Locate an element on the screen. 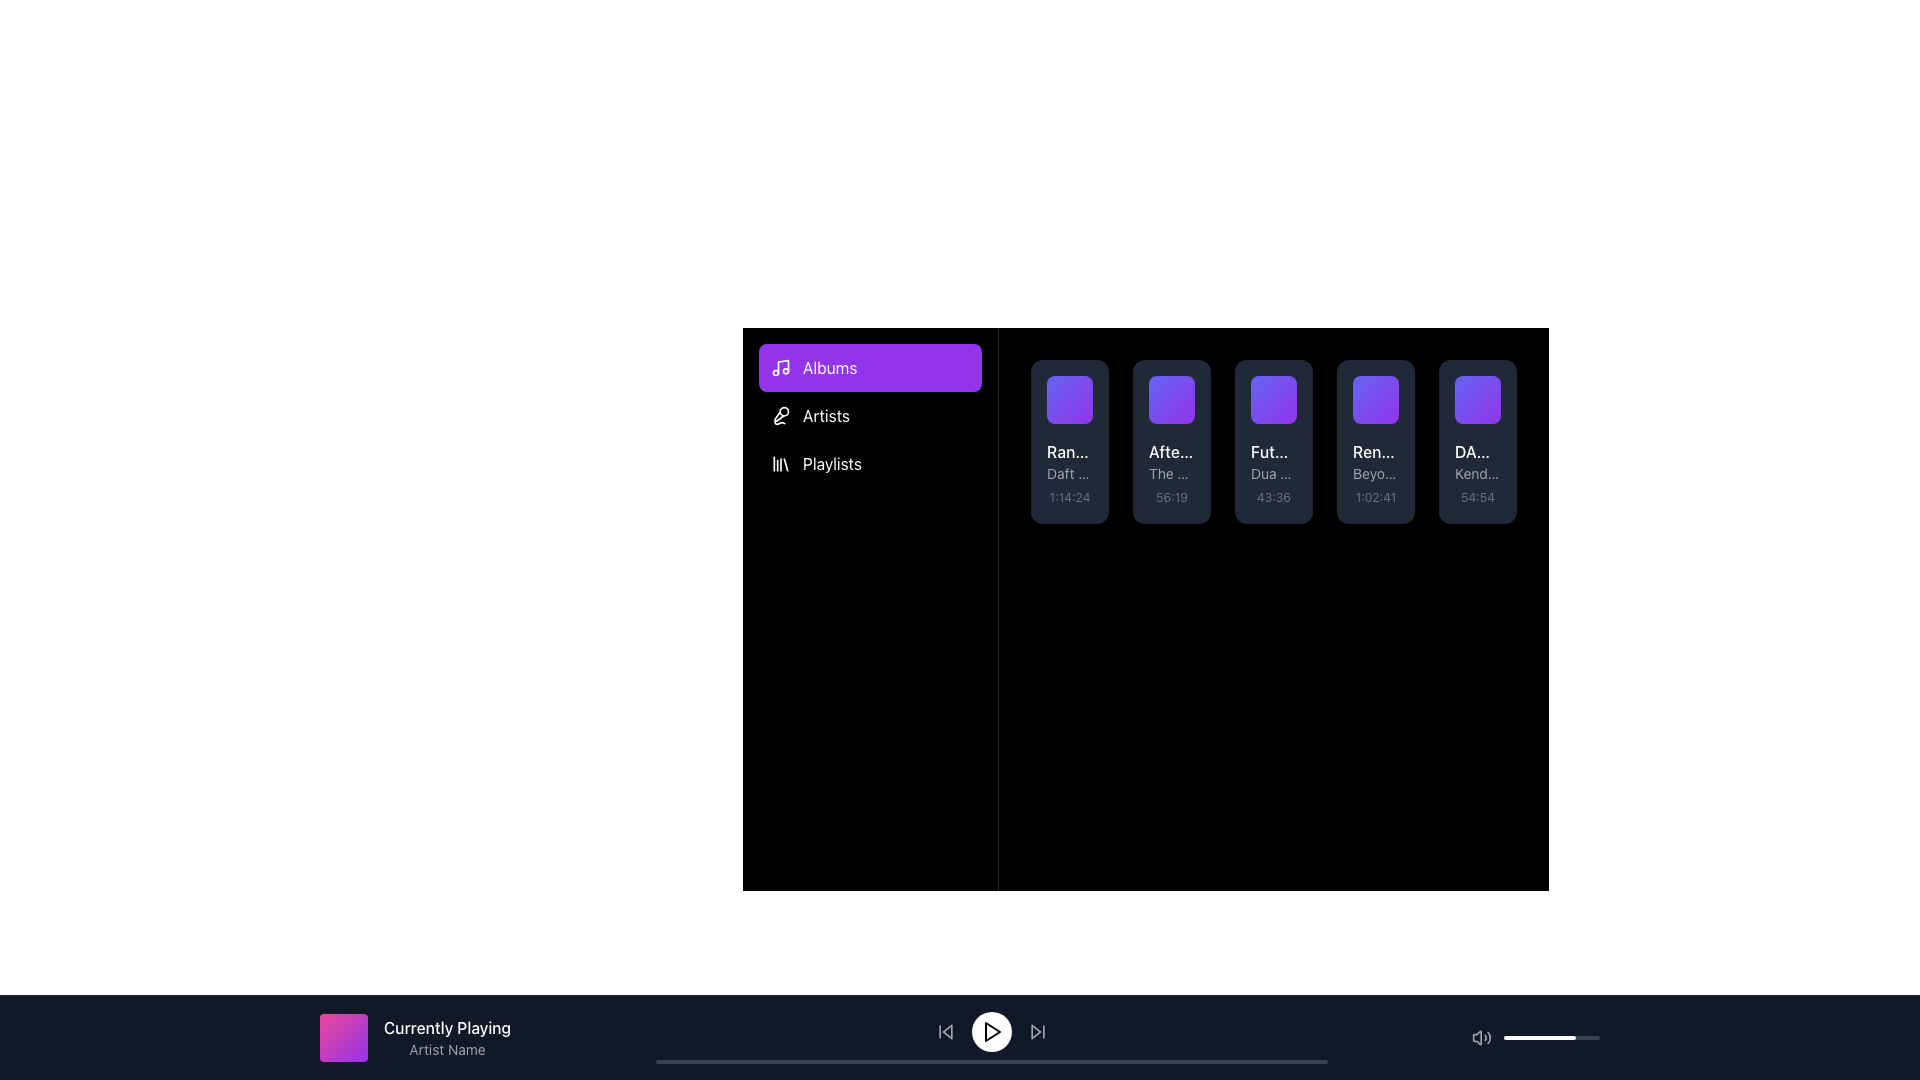 This screenshot has height=1080, width=1920. the Text Label that indicates the current playback status, located in the bottom player section above 'Artist Name' and next to the album cover image is located at coordinates (446, 1028).